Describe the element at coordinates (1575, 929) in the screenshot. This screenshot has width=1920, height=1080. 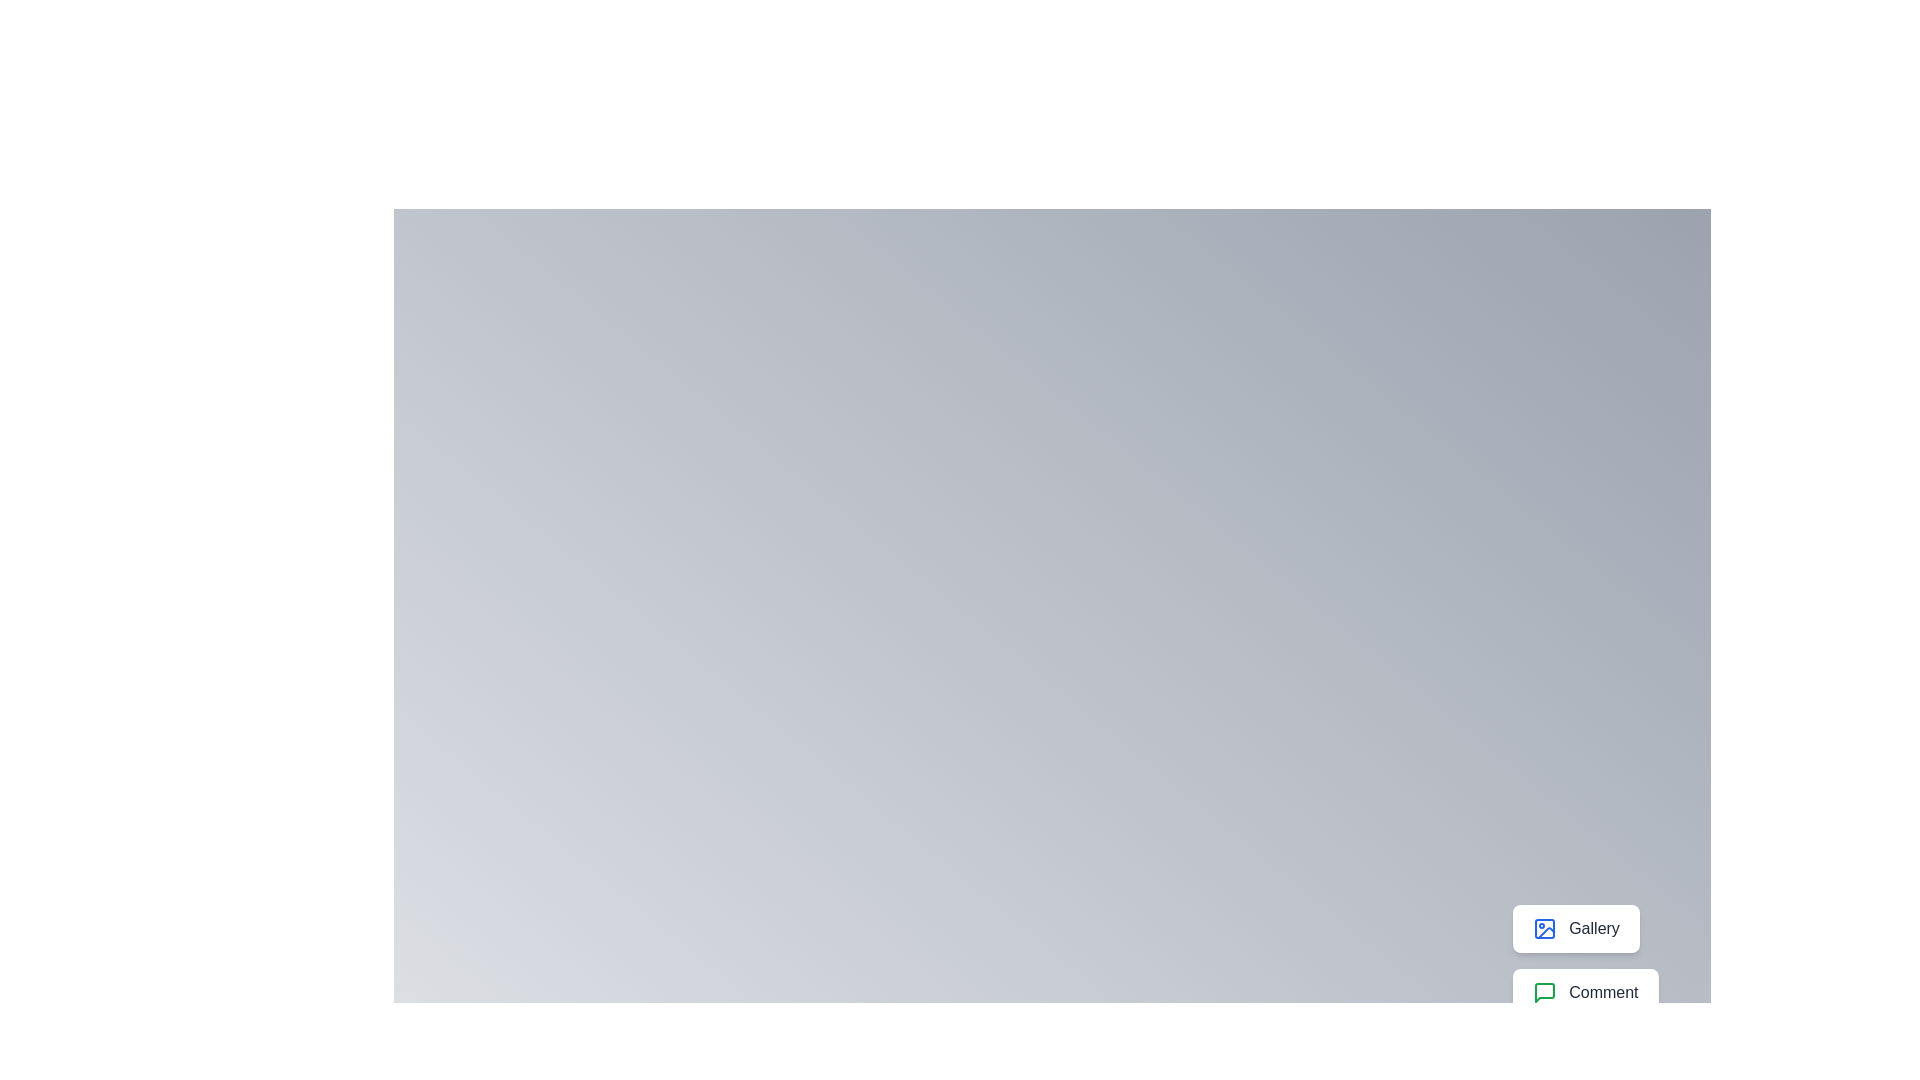
I see `the Gallery button in the EnhancedSpeedDial menu` at that location.